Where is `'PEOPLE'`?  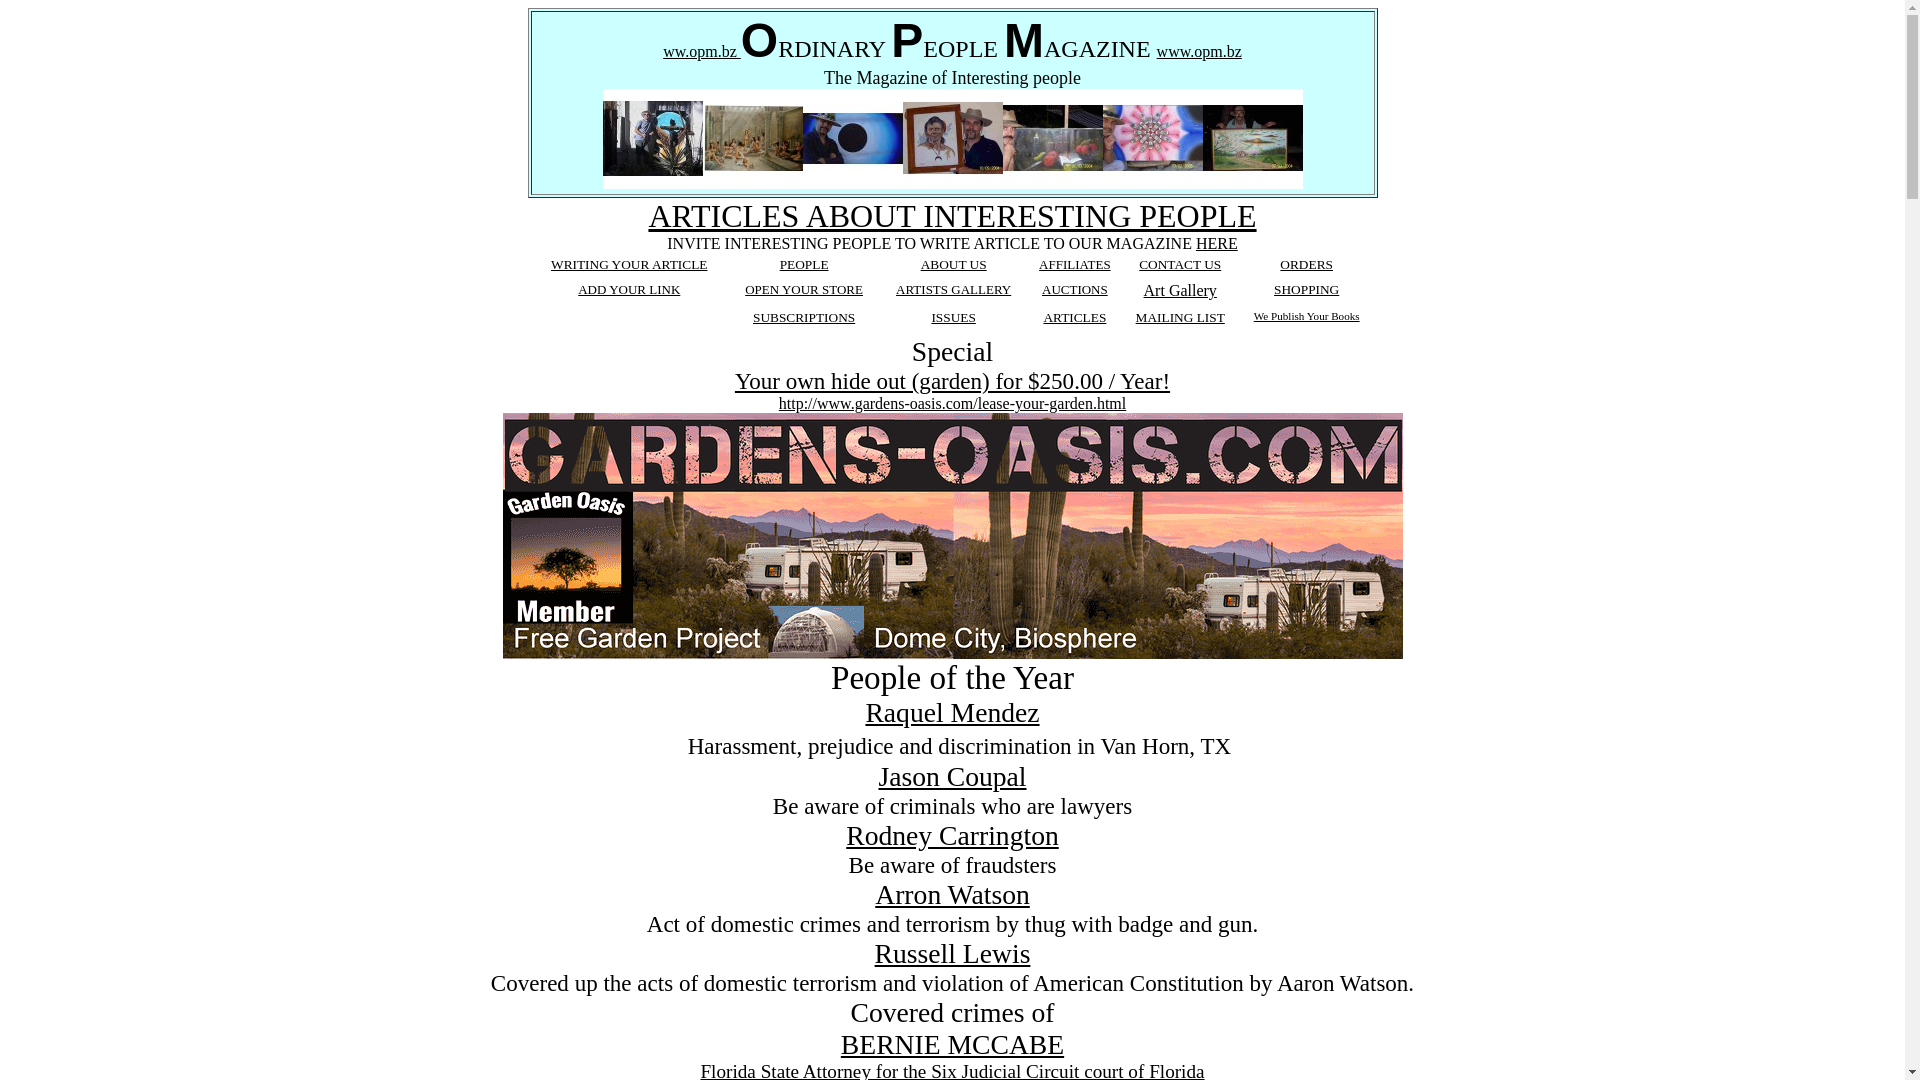 'PEOPLE' is located at coordinates (804, 262).